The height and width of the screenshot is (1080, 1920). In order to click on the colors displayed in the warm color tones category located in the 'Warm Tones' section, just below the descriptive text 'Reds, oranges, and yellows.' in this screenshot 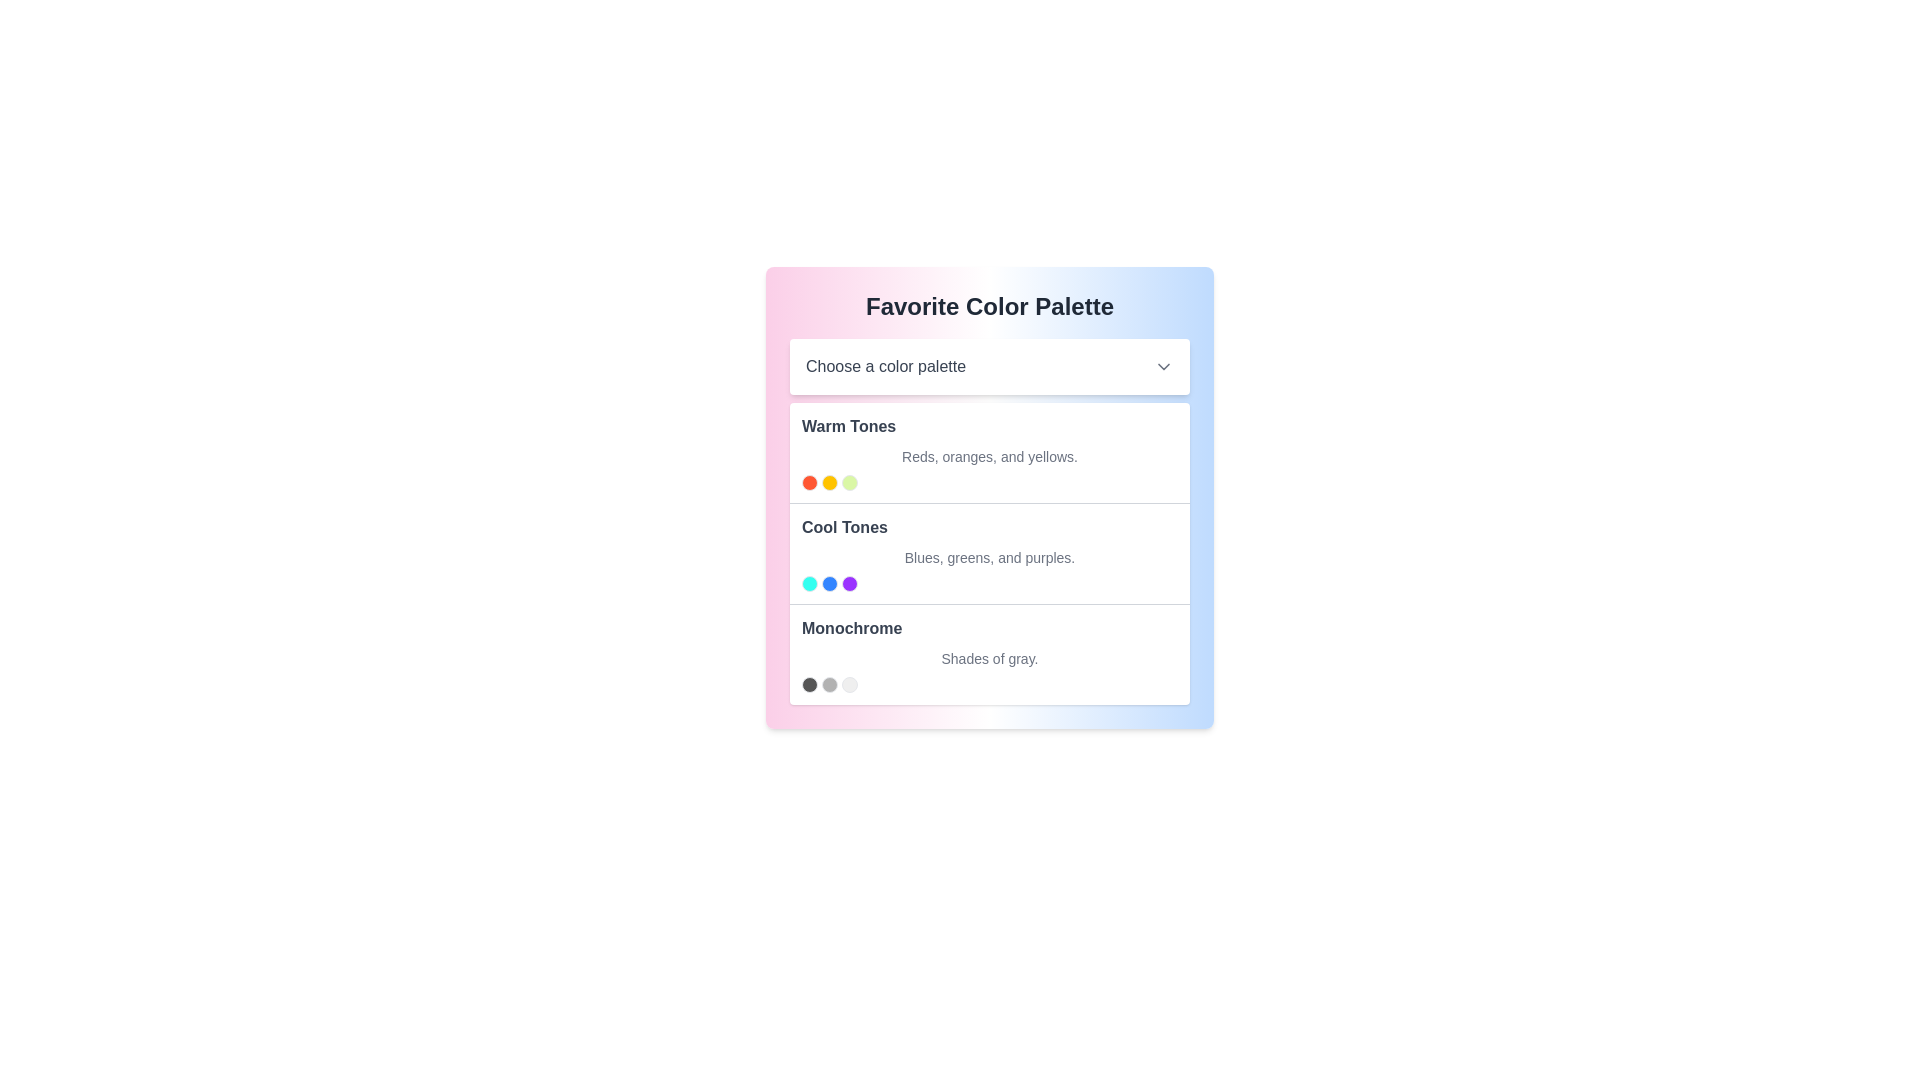, I will do `click(989, 482)`.